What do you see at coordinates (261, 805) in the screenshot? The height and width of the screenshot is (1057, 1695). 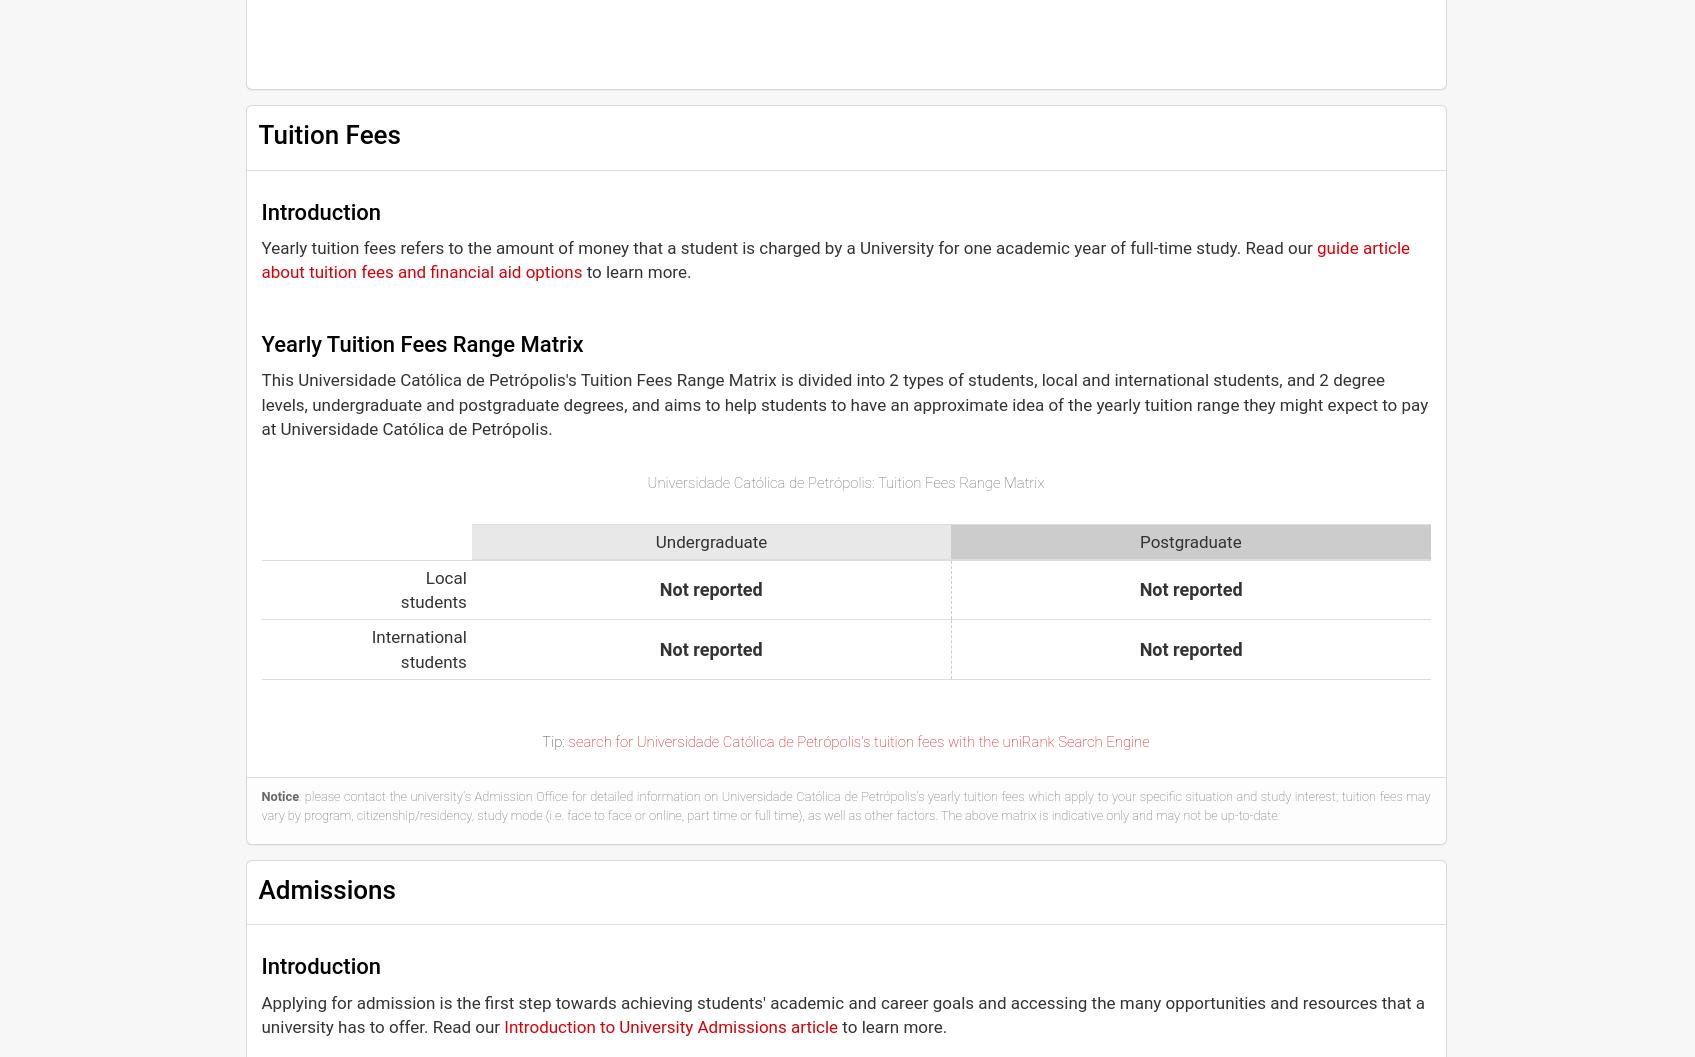 I see `': please contact the university's Admission Office for detailed information on Universidade Católica de Petrópolis's yearly tuition fees which apply to your specific situation and study interest; tuition fees may vary by program, citizenship/residency, study mode (i.e. face to face or online, part time or full time), as well as other factors. The above matrix is indicative only and may not be up-to-date.'` at bounding box center [261, 805].